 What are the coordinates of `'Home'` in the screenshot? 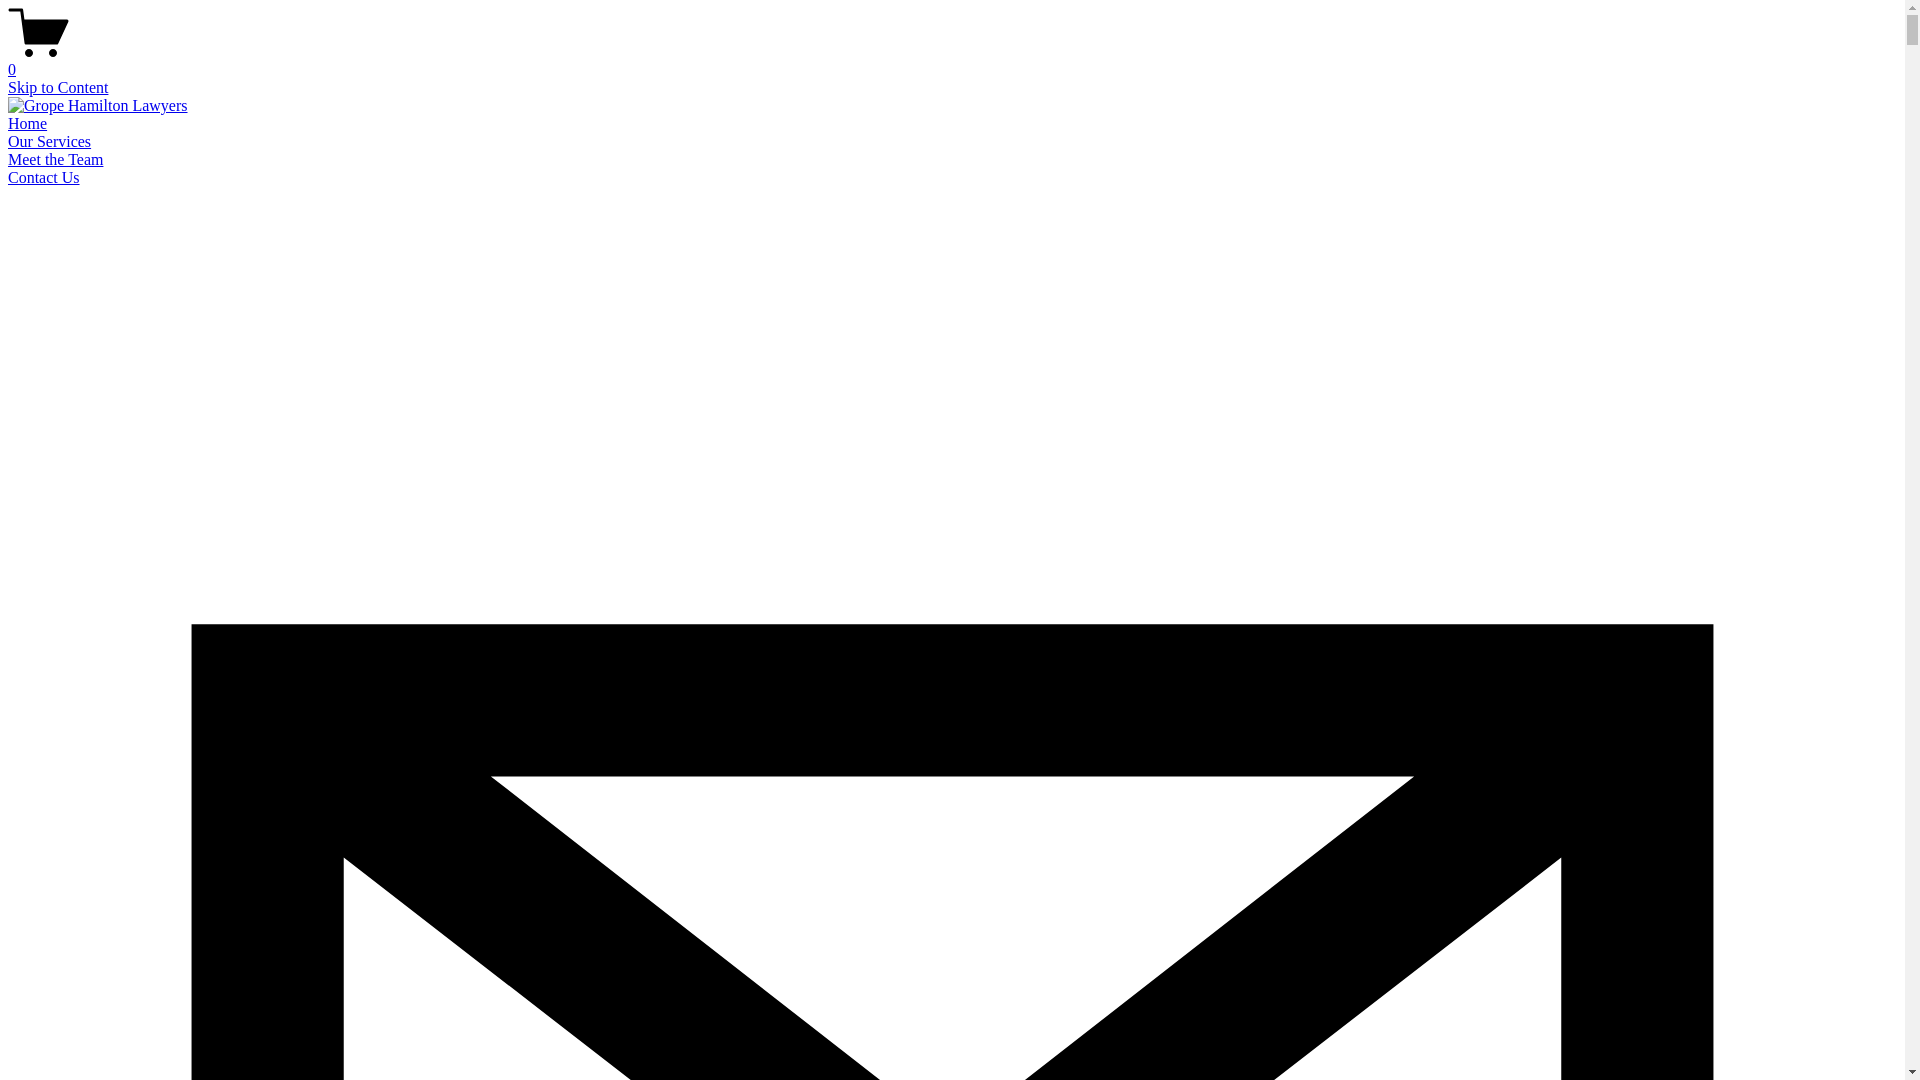 It's located at (27, 123).